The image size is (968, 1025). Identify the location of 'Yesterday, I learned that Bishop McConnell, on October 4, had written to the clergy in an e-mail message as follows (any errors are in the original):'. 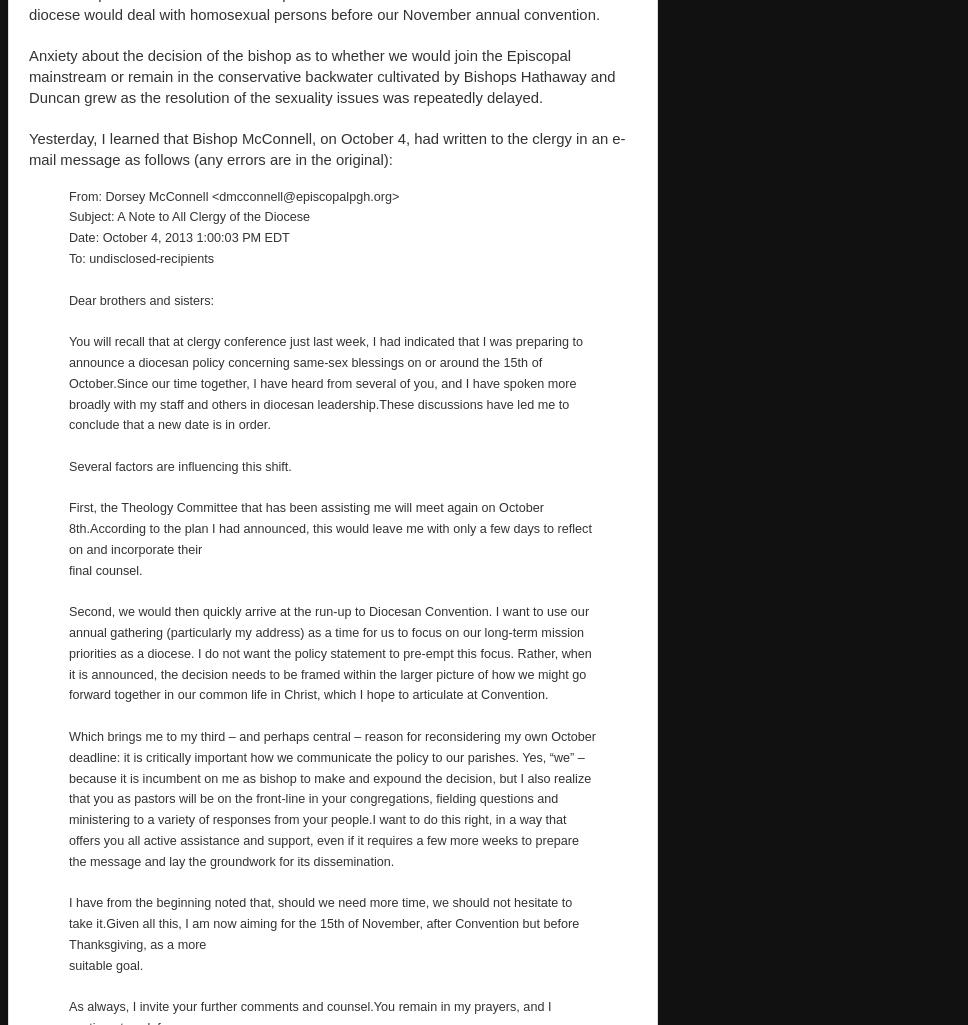
(326, 148).